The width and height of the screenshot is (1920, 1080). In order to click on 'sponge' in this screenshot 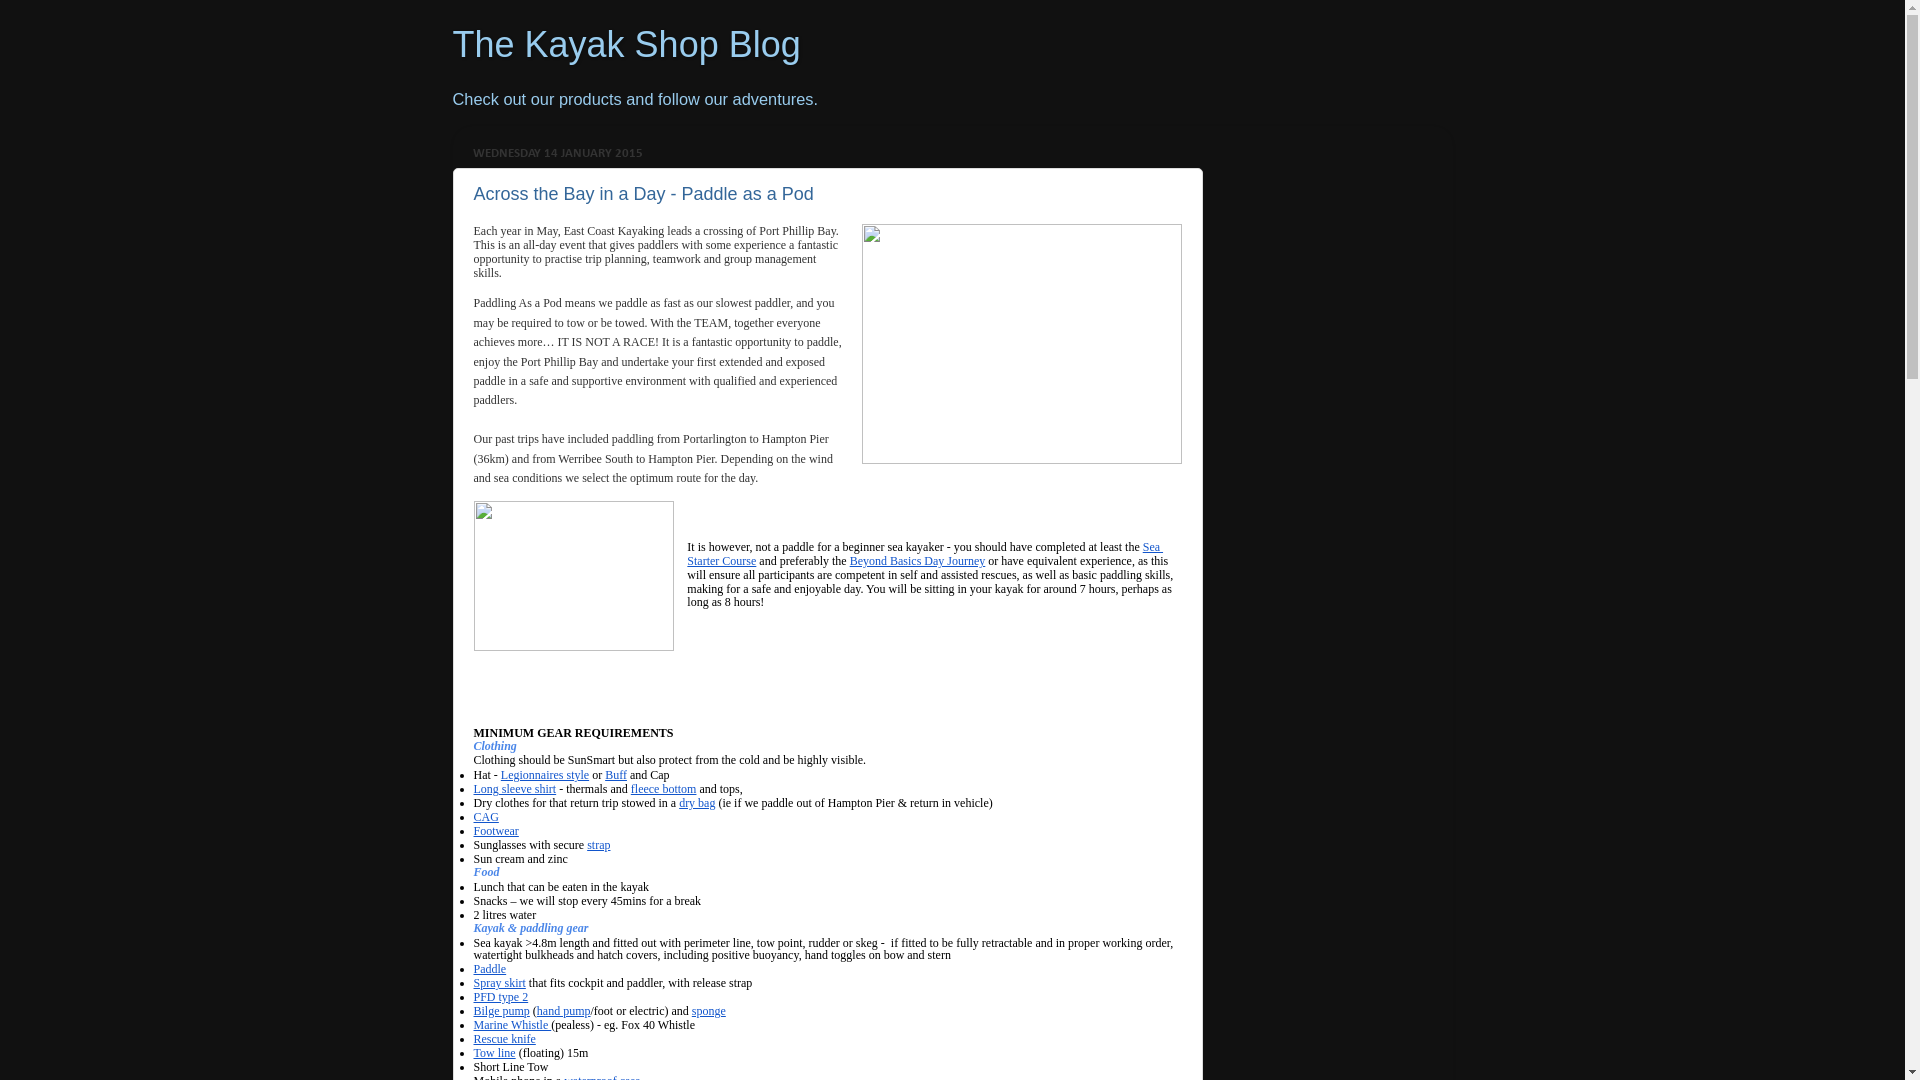, I will do `click(709, 1010)`.